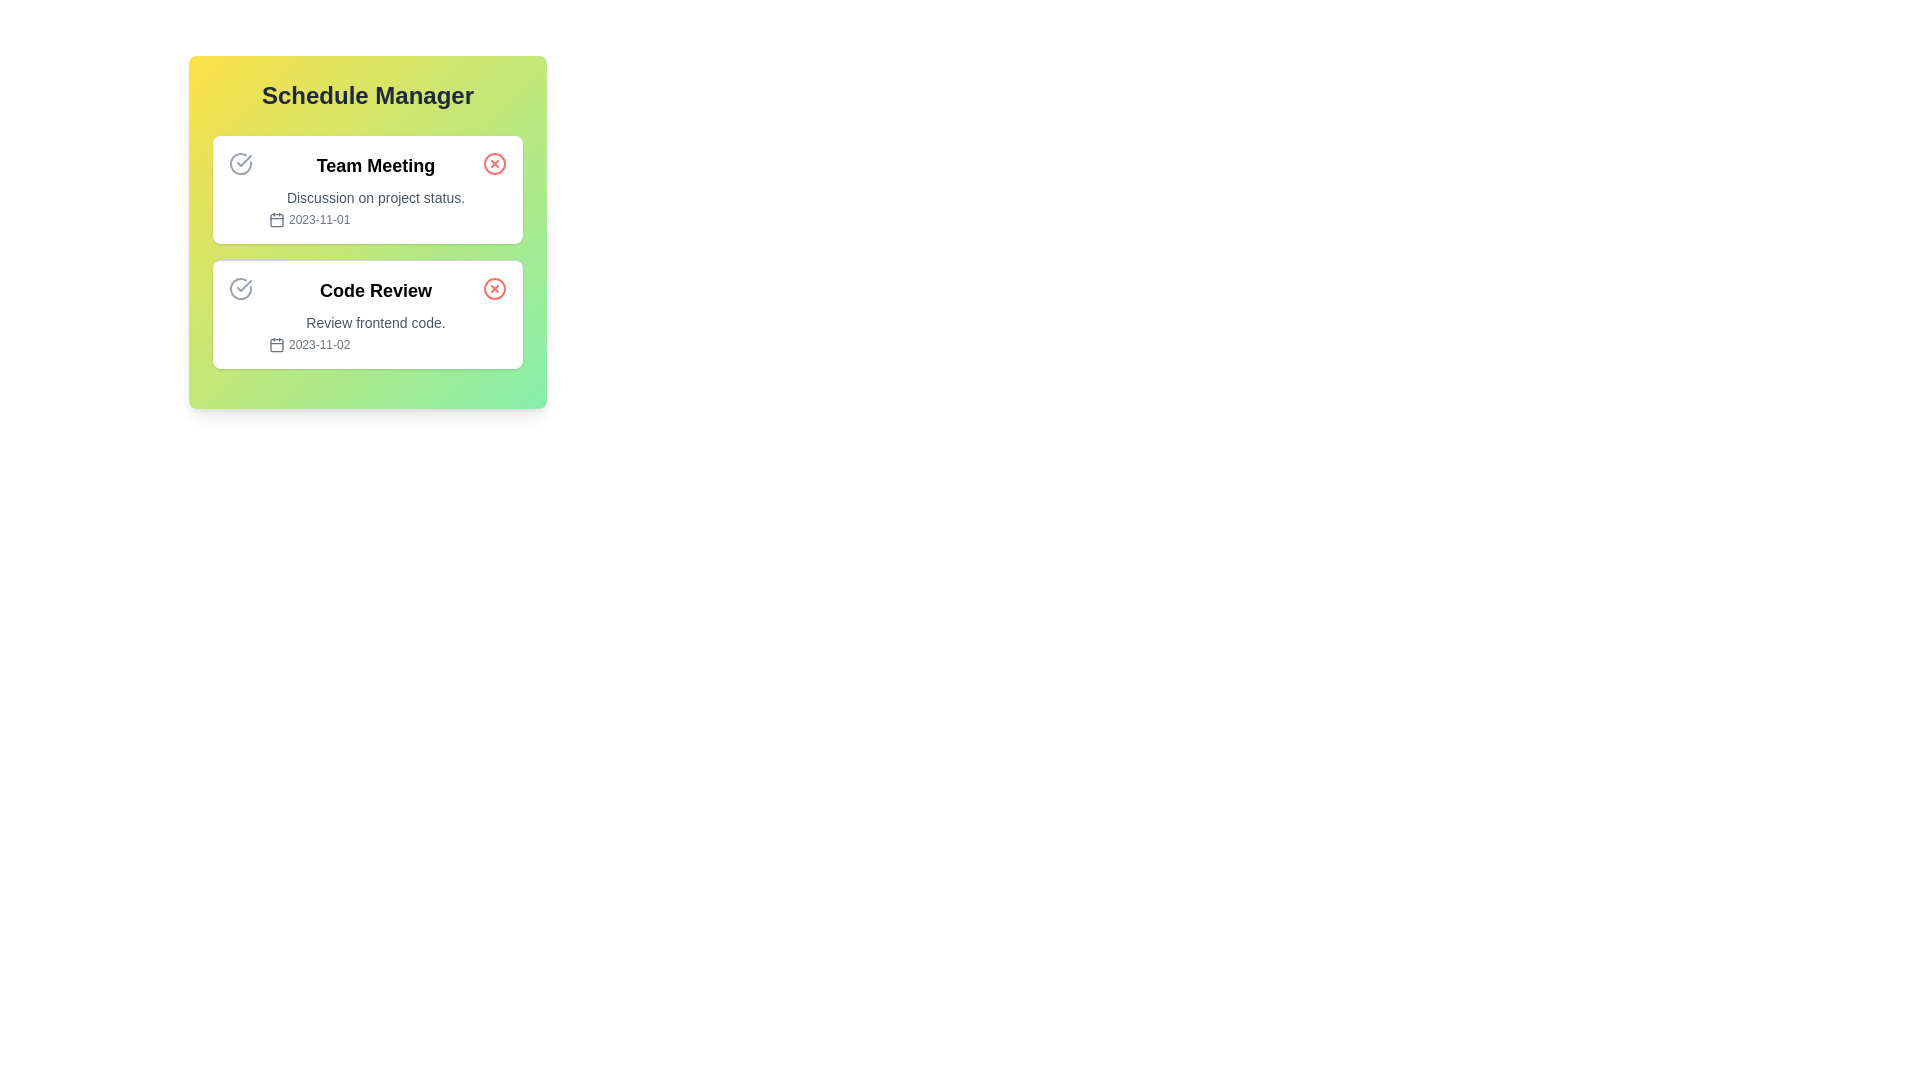  What do you see at coordinates (494, 163) in the screenshot?
I see `the red delete button located at the top-right corner of the 'Team Meeting' card in the Schedule Manager interface to change its appearance` at bounding box center [494, 163].